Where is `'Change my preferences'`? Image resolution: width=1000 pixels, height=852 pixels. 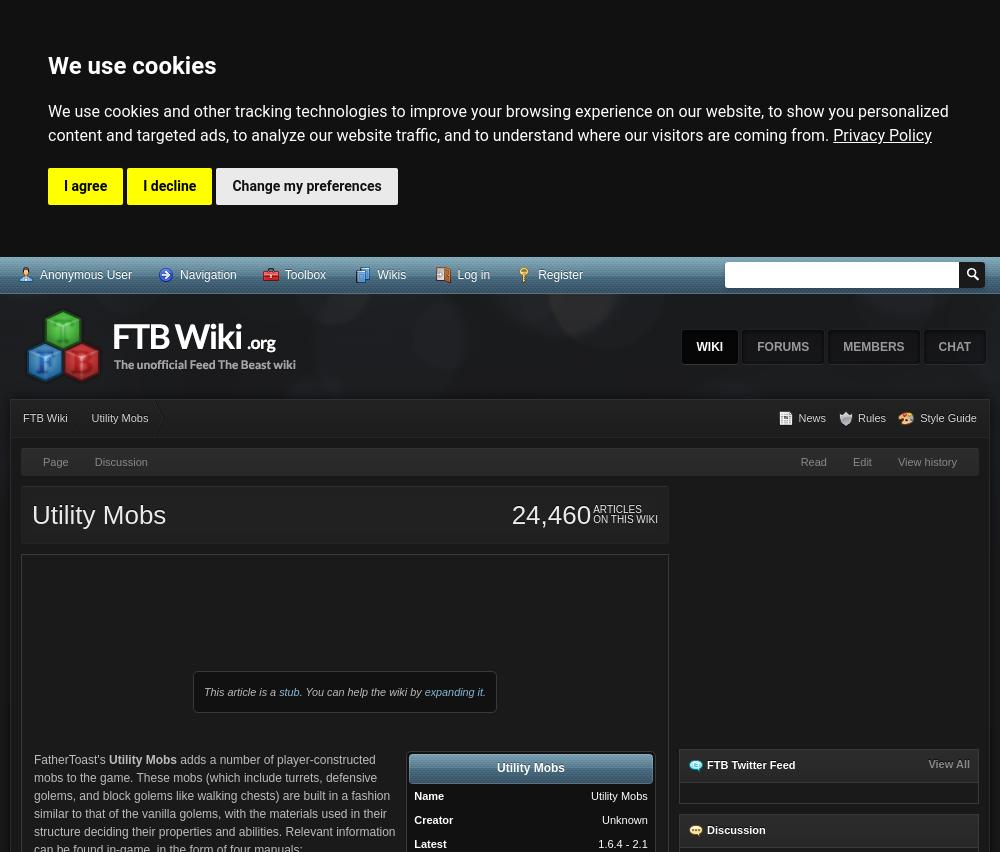
'Change my preferences' is located at coordinates (306, 185).